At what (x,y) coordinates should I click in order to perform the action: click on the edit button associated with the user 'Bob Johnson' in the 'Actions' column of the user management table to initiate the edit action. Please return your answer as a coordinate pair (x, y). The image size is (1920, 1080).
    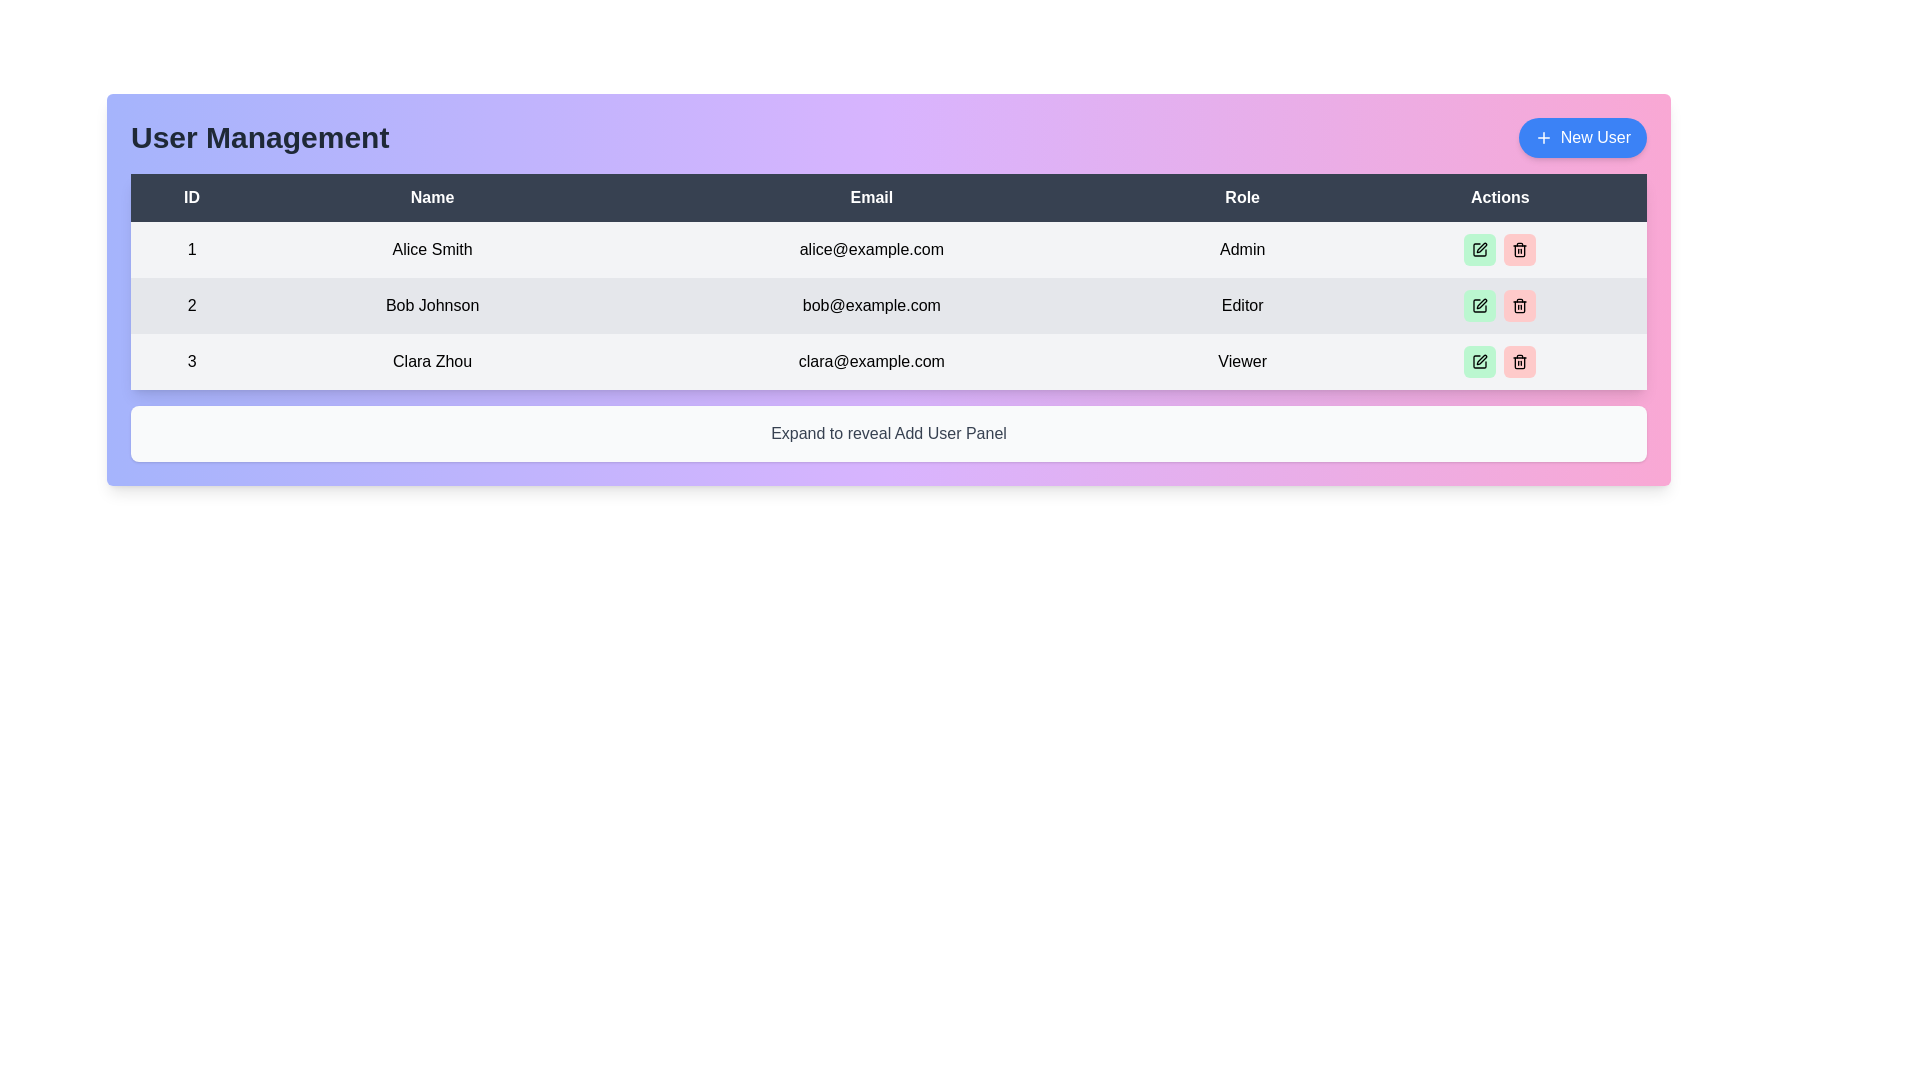
    Looking at the image, I should click on (1480, 305).